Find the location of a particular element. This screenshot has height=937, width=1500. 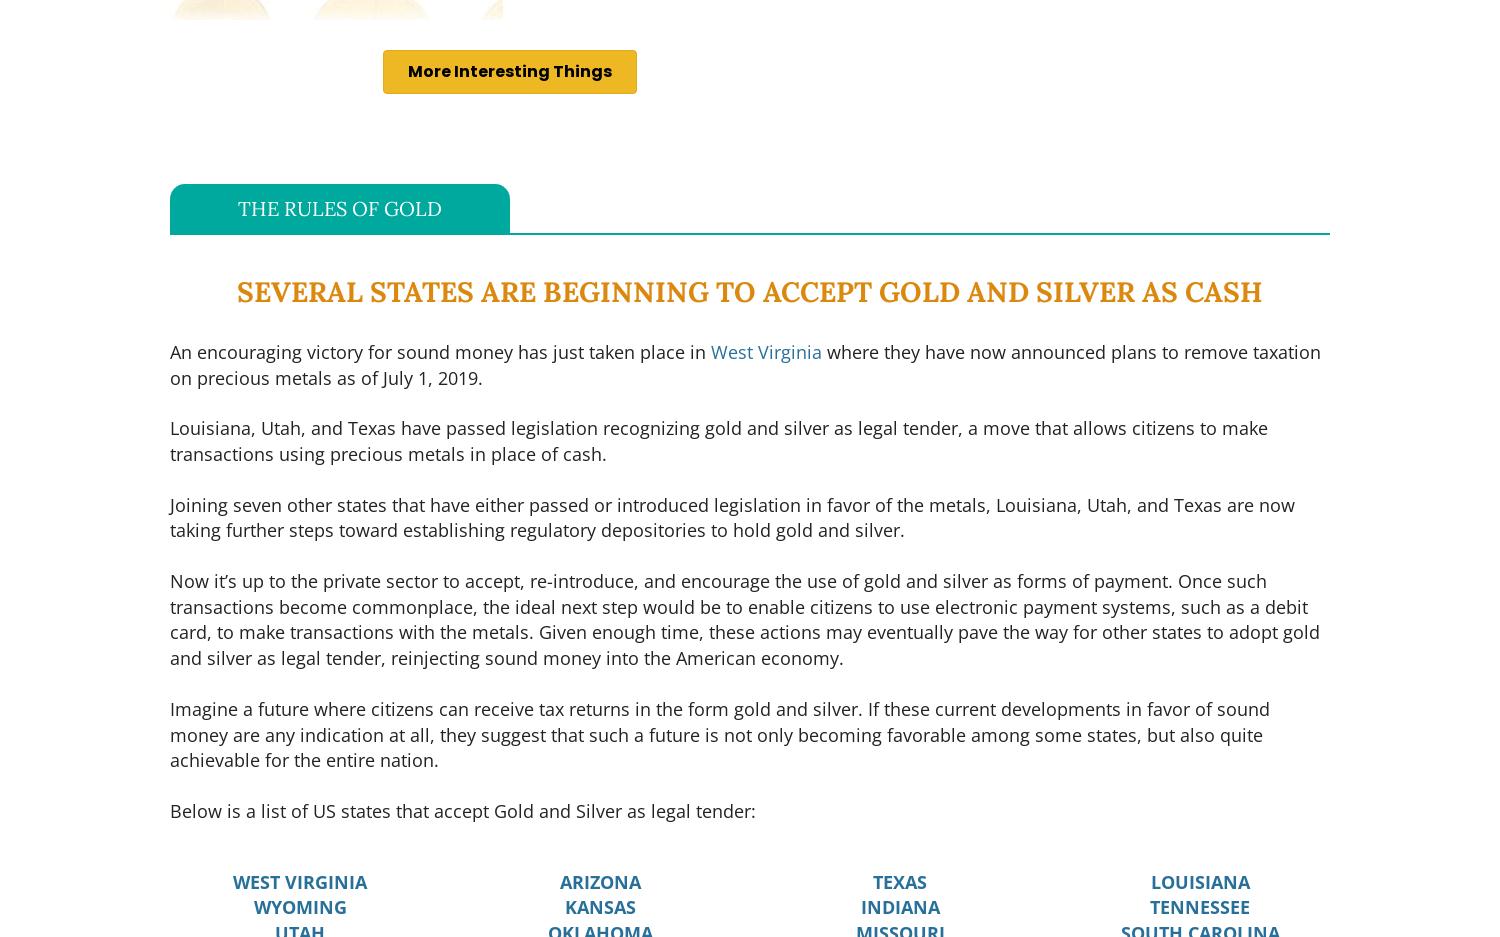

'LOUISIANA' is located at coordinates (1198, 879).